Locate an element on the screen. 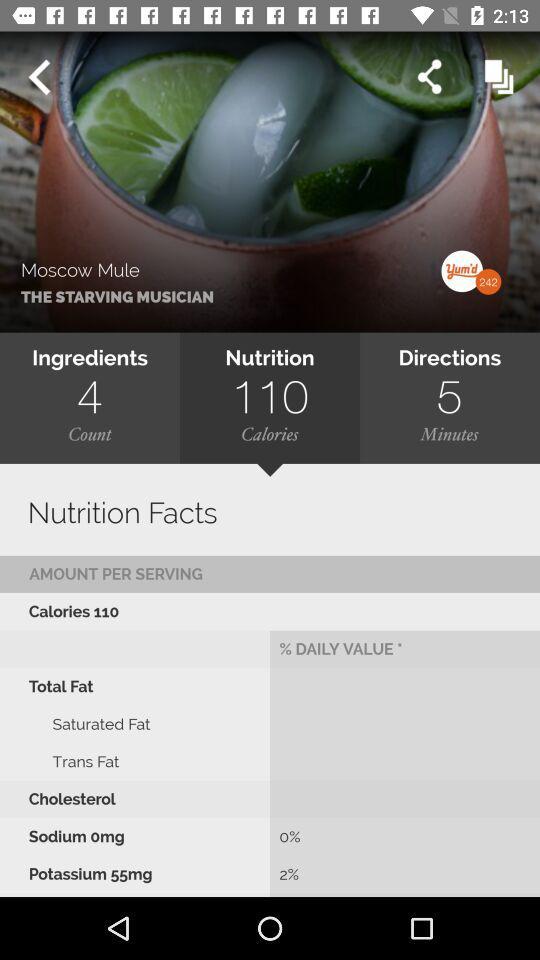 The width and height of the screenshot is (540, 960). the arrow_backward icon is located at coordinates (38, 77).